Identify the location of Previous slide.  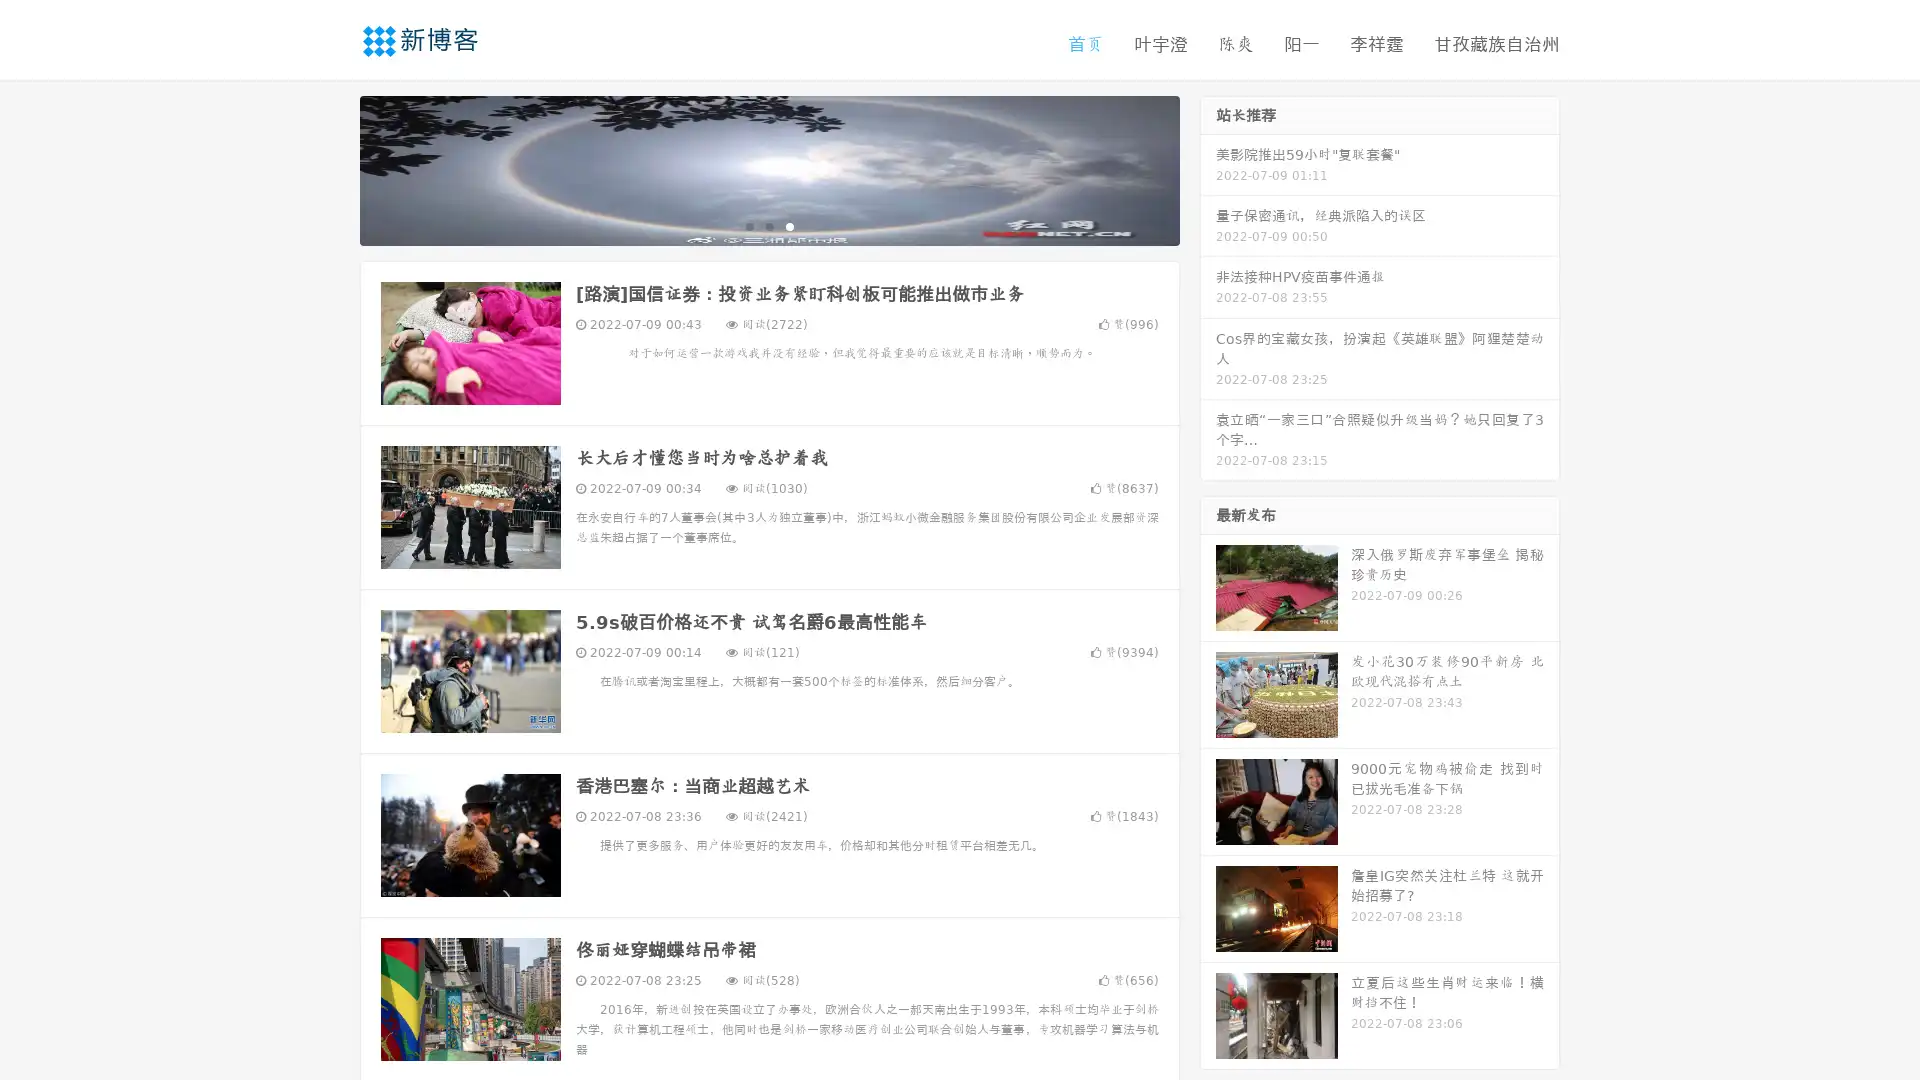
(330, 168).